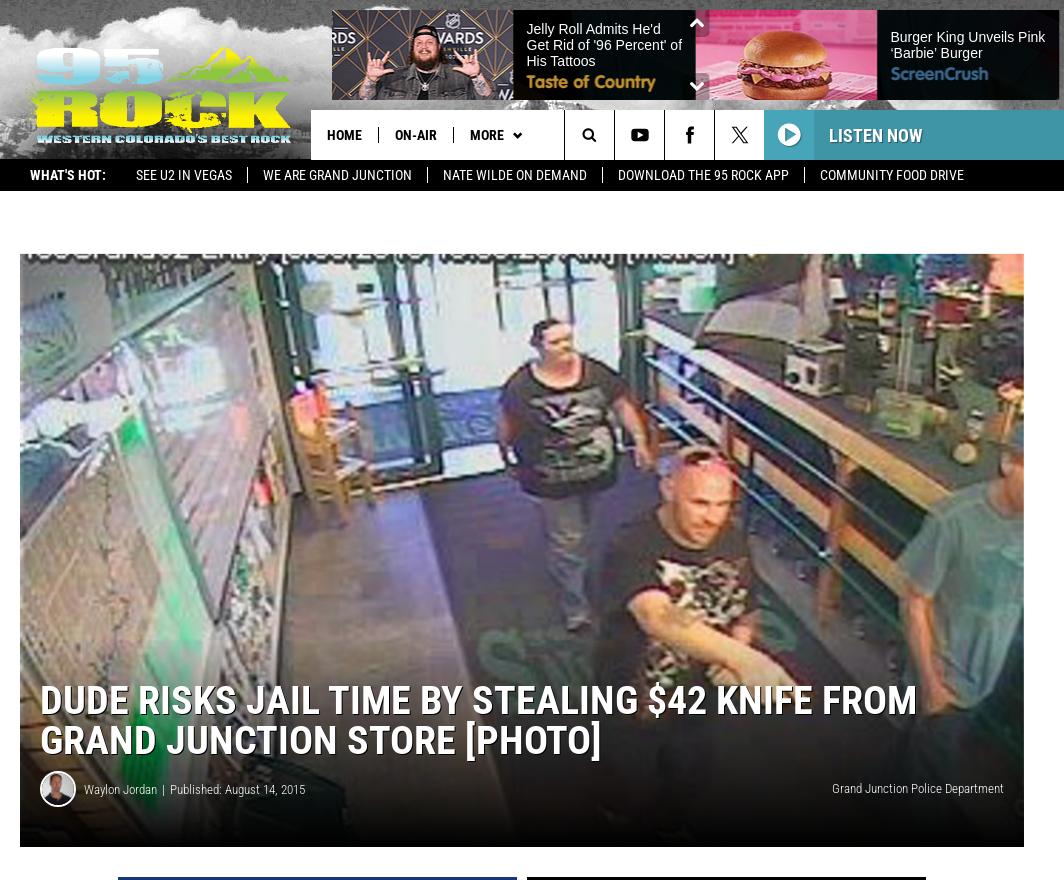 This screenshot has height=880, width=1064. What do you see at coordinates (120, 789) in the screenshot?
I see `'Waylon Jordan'` at bounding box center [120, 789].